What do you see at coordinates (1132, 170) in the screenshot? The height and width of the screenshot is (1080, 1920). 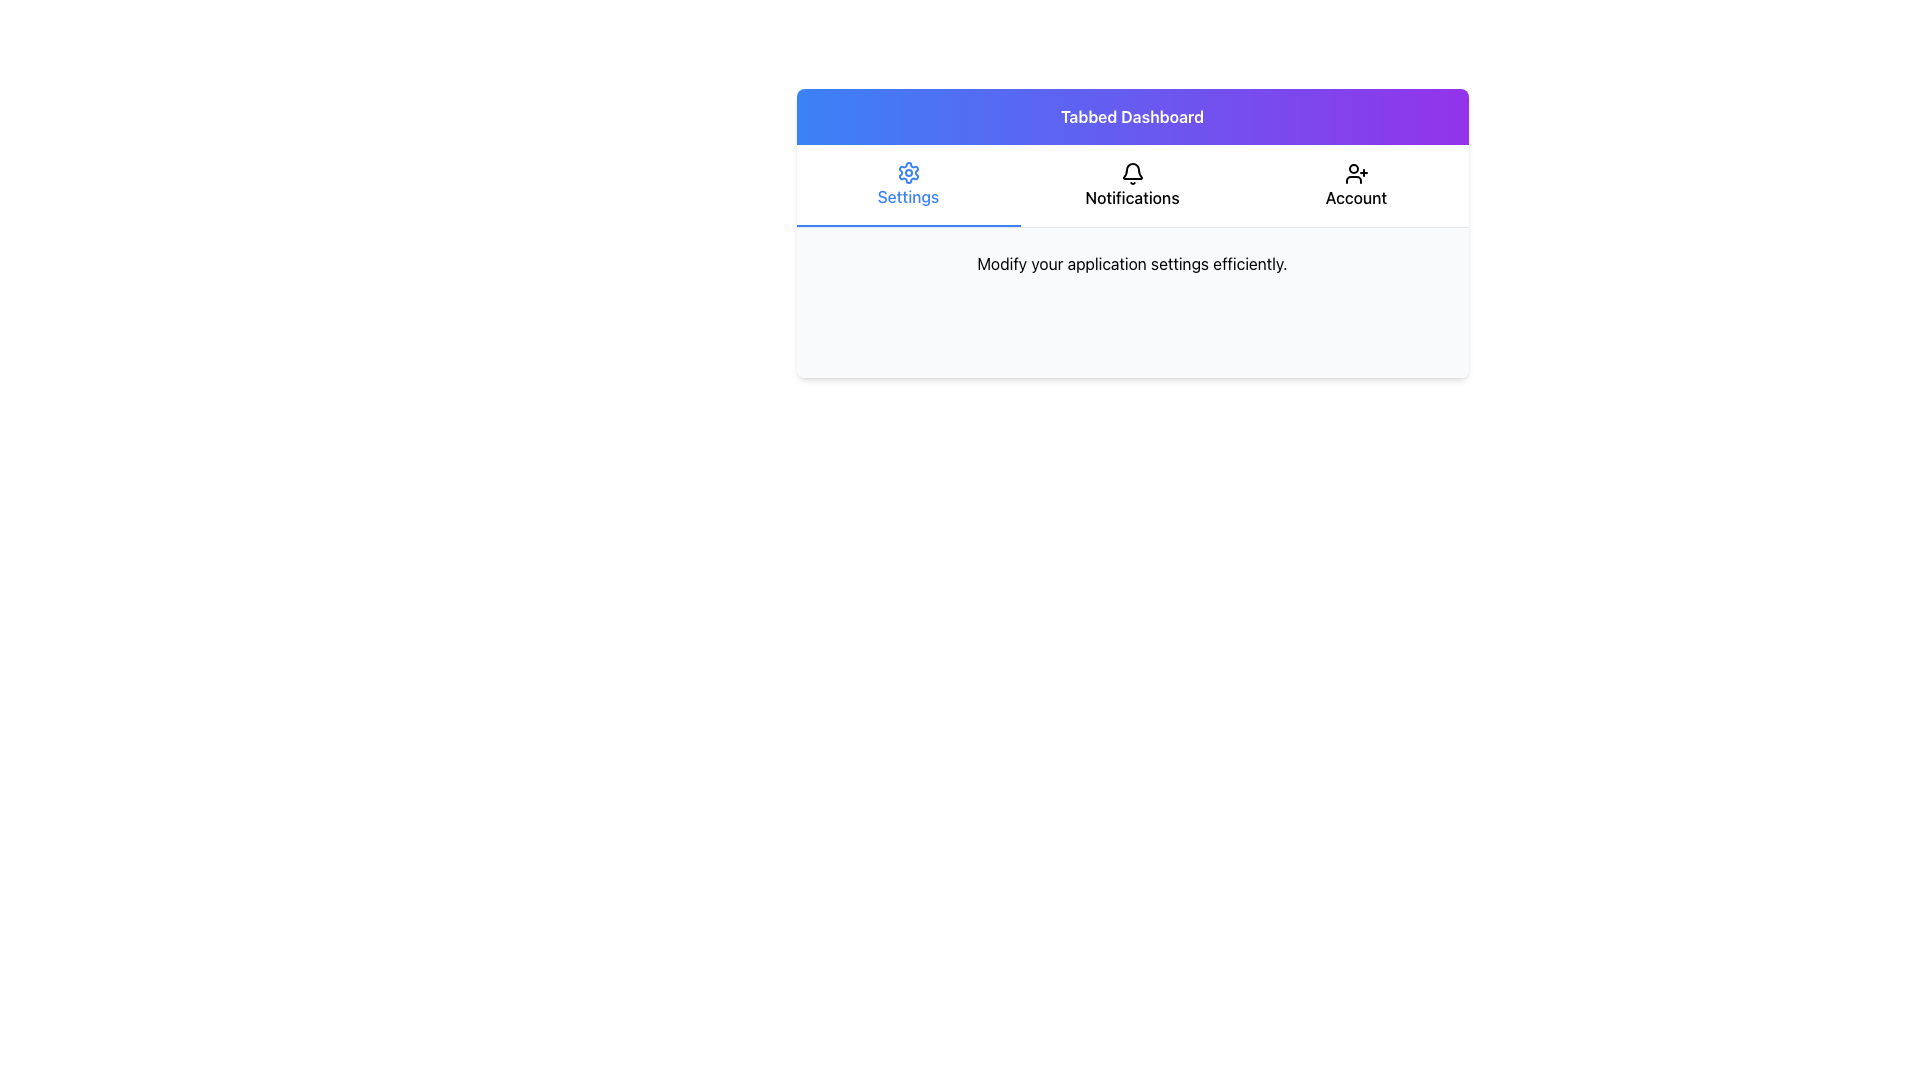 I see `the notification icon, which resembles a bell and is the second icon in the header section of the tabbed interface, positioned between a gear icon and a user icon` at bounding box center [1132, 170].